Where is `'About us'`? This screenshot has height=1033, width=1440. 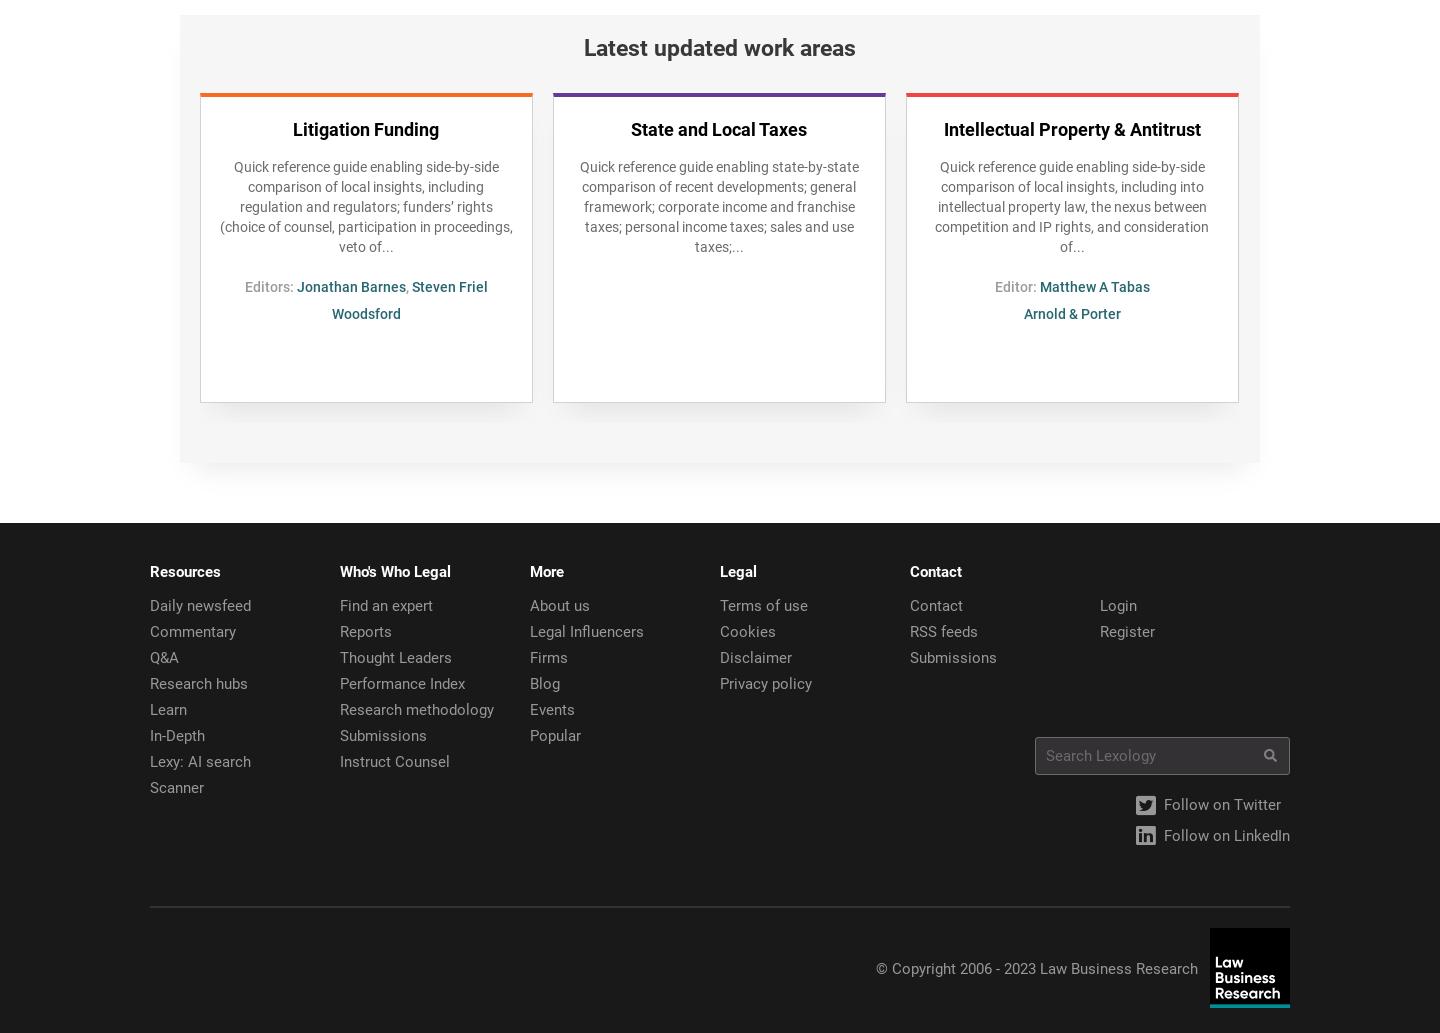 'About us' is located at coordinates (529, 604).